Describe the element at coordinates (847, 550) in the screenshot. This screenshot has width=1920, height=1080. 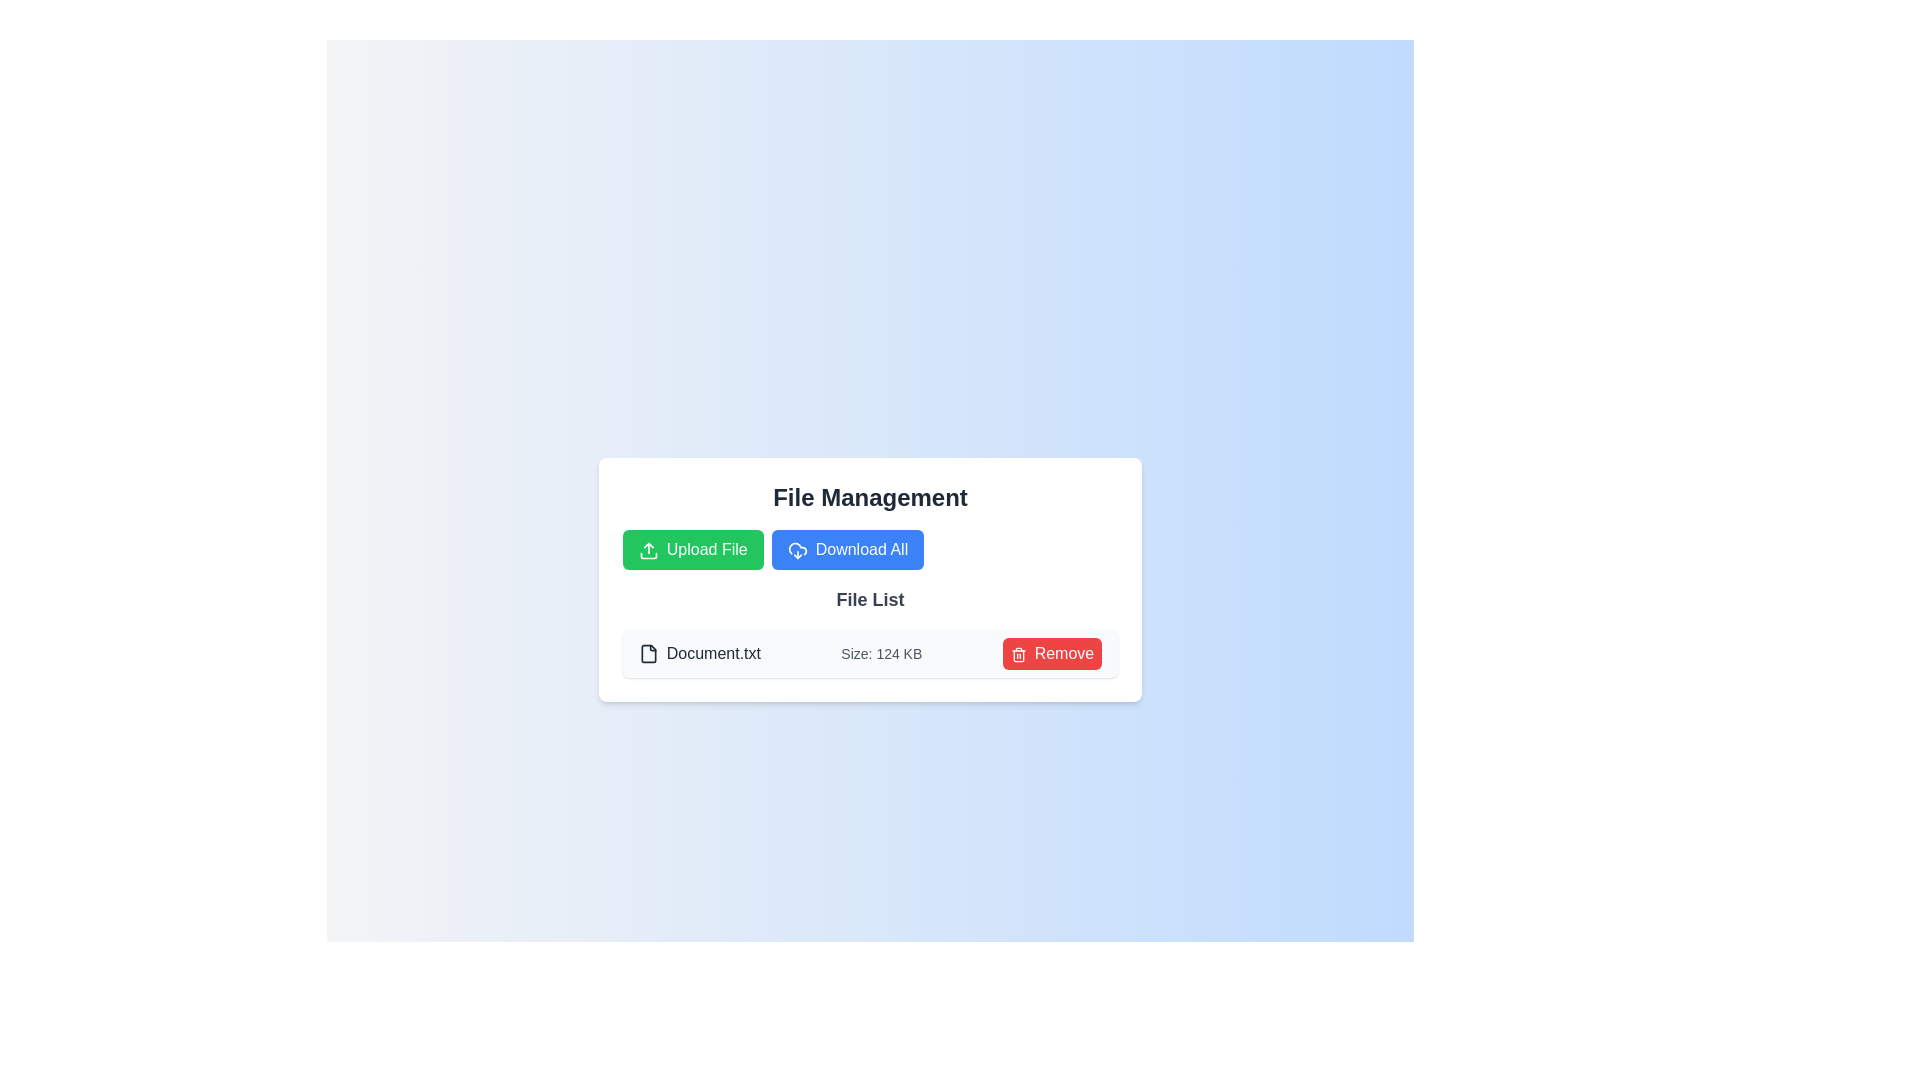
I see `the blue rectangular 'Download All' button with white text and a cloud download icon to change its color` at that location.